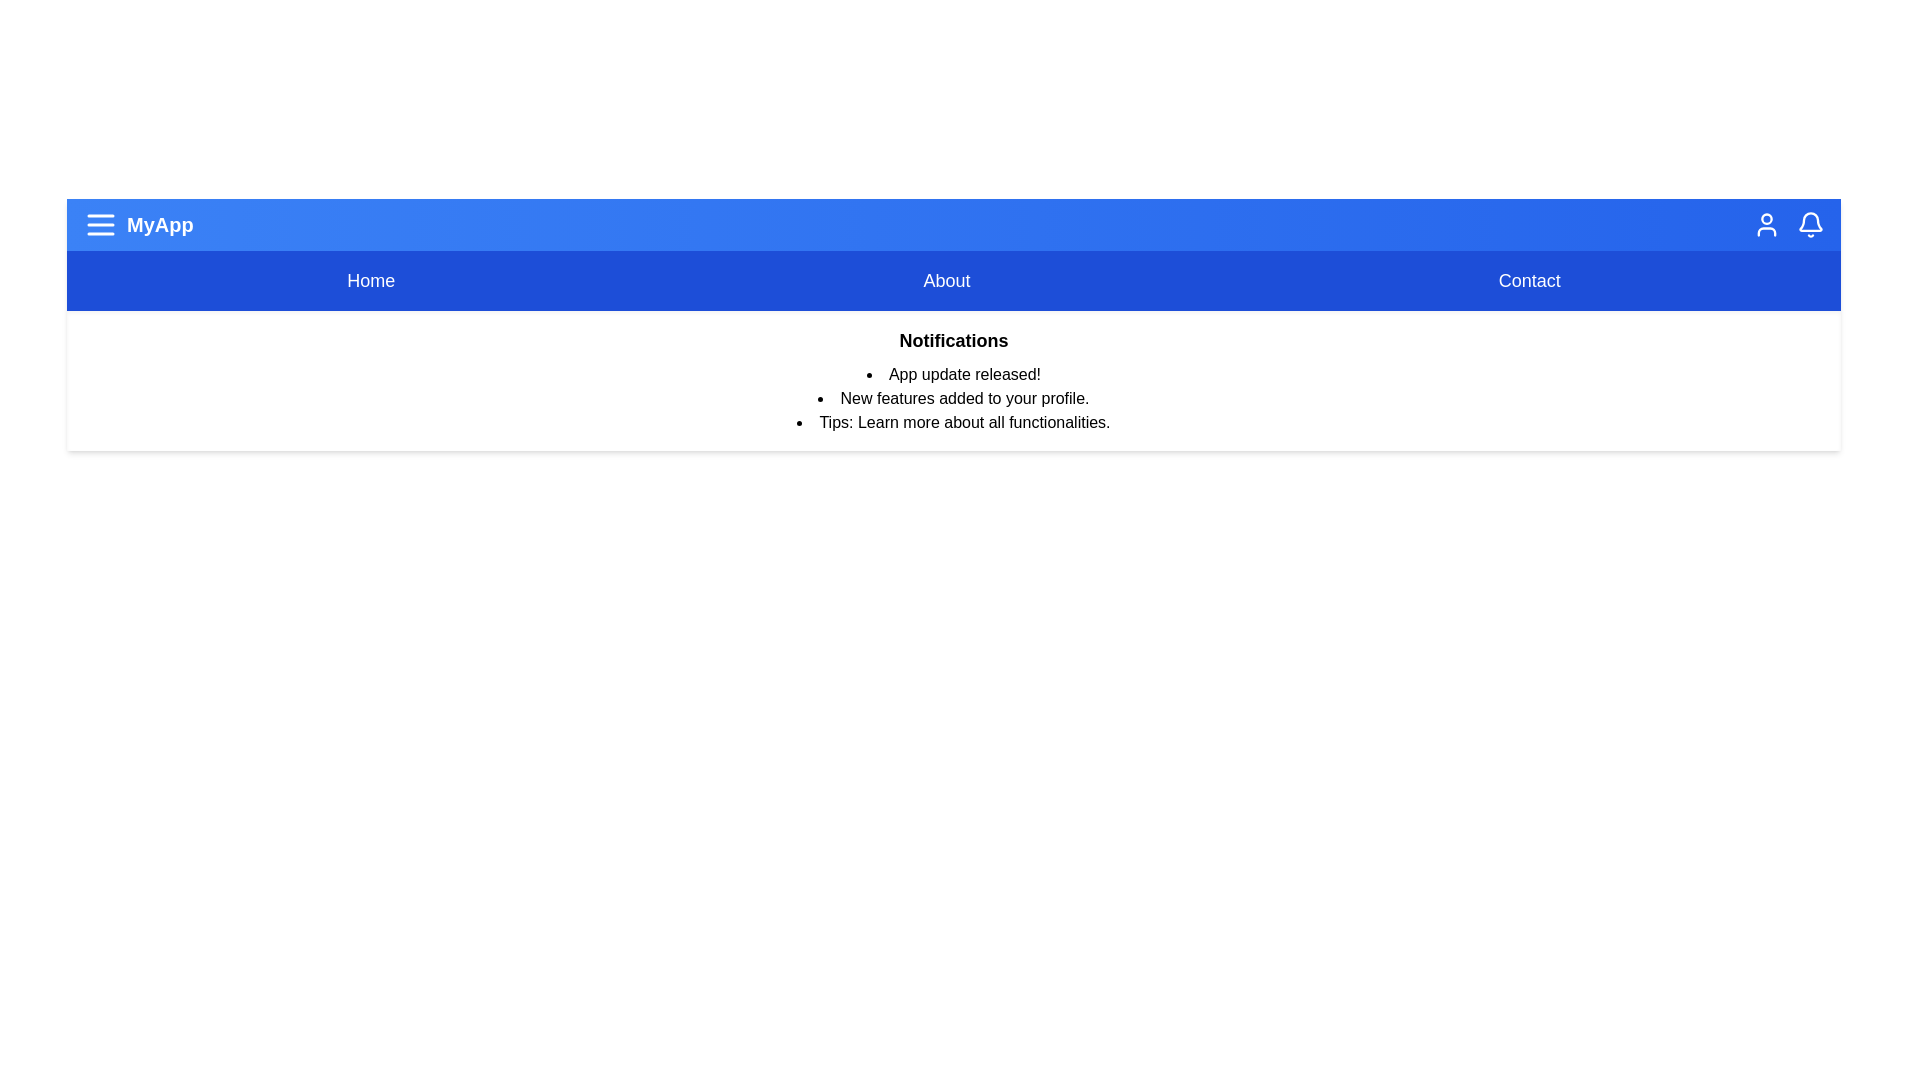 The image size is (1920, 1080). I want to click on the 'MyApp' branding in the AppBar to inspect the application's branding and title, so click(137, 224).